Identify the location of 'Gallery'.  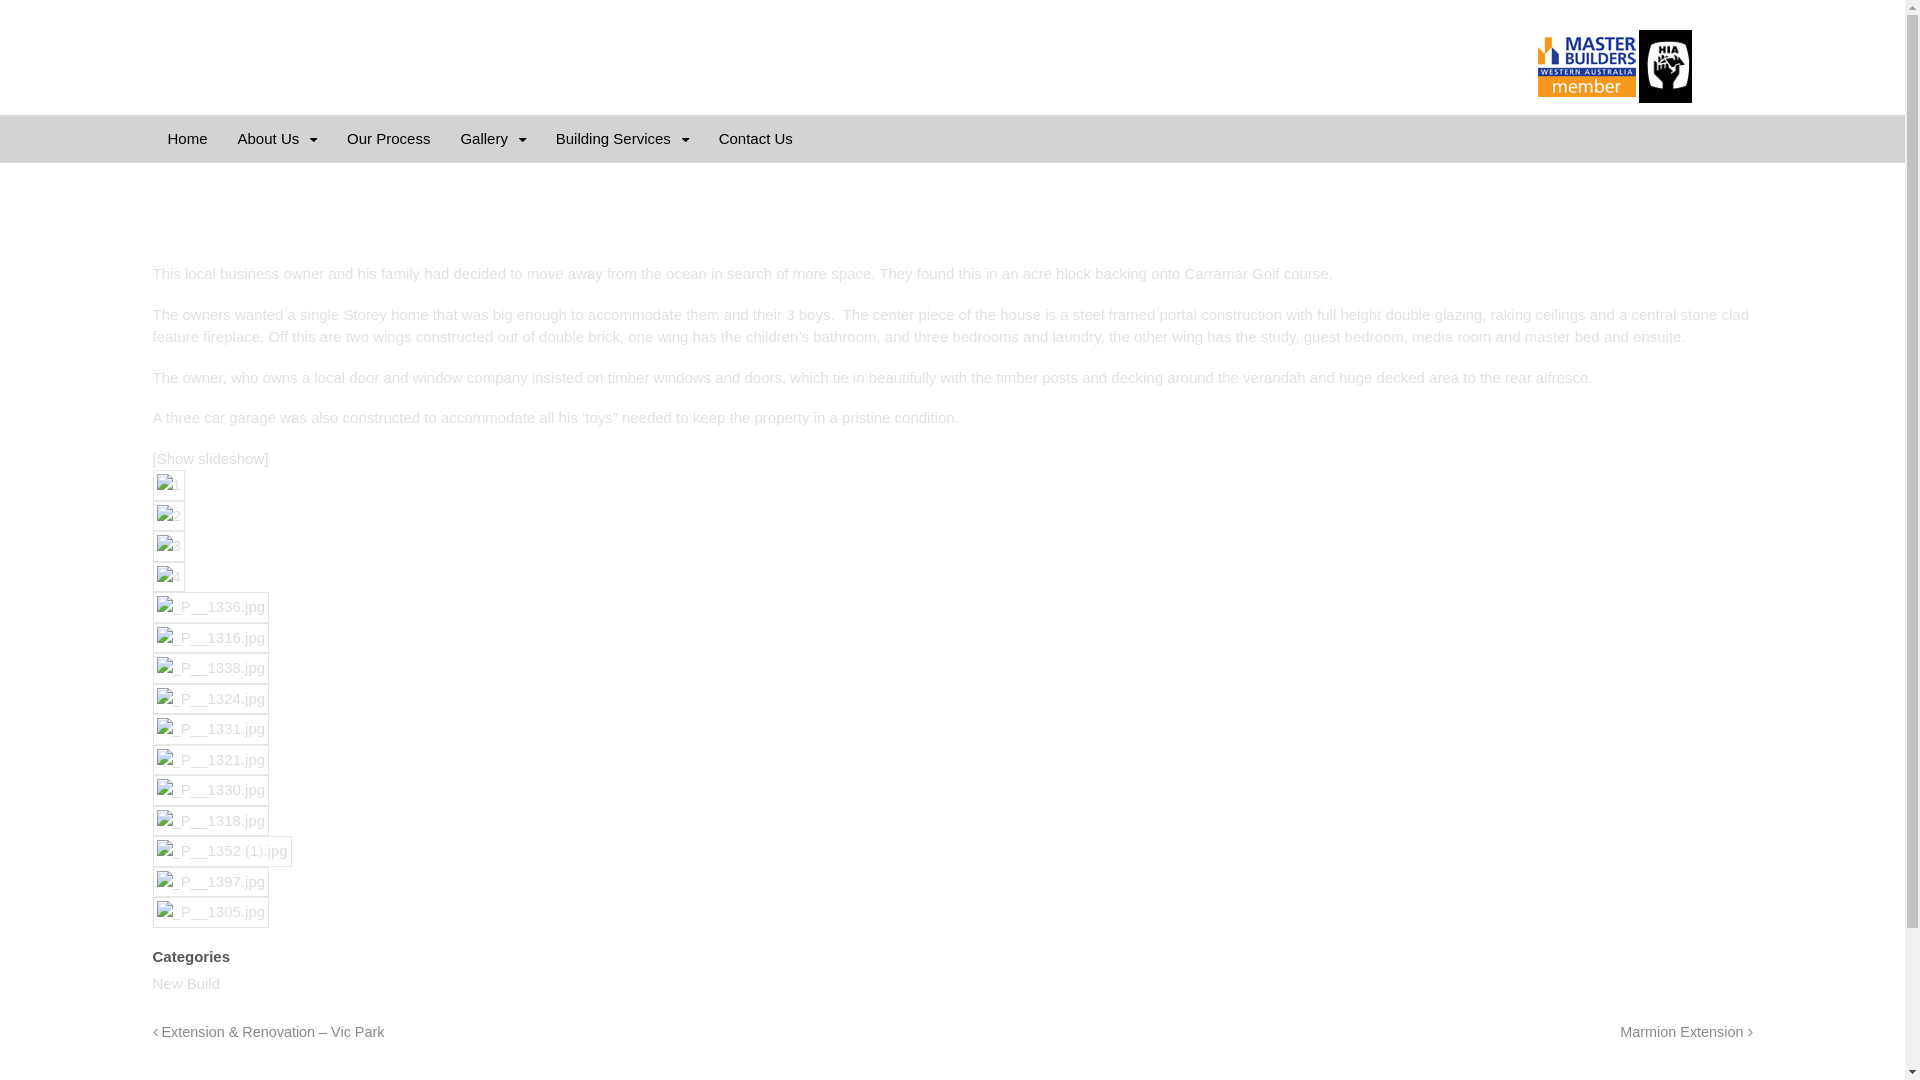
(444, 137).